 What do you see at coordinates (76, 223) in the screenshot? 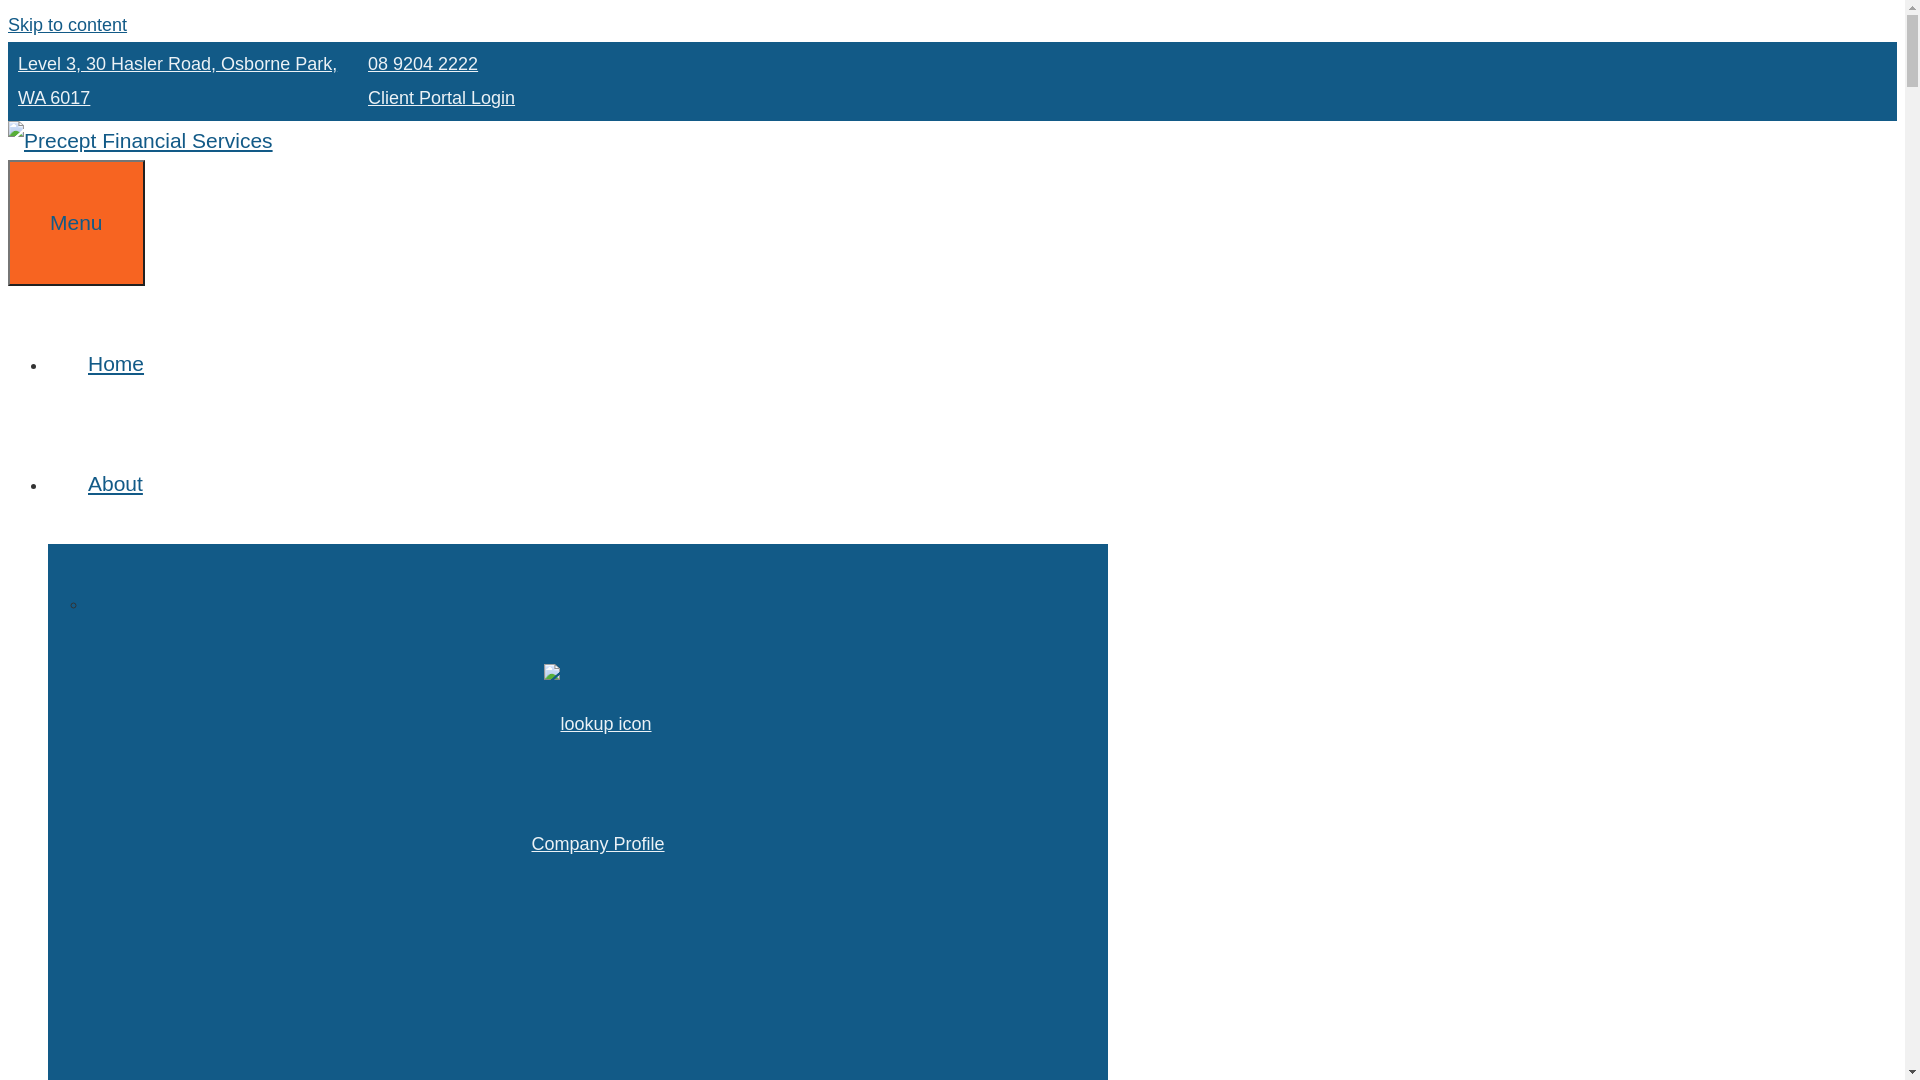
I see `'Menu'` at bounding box center [76, 223].